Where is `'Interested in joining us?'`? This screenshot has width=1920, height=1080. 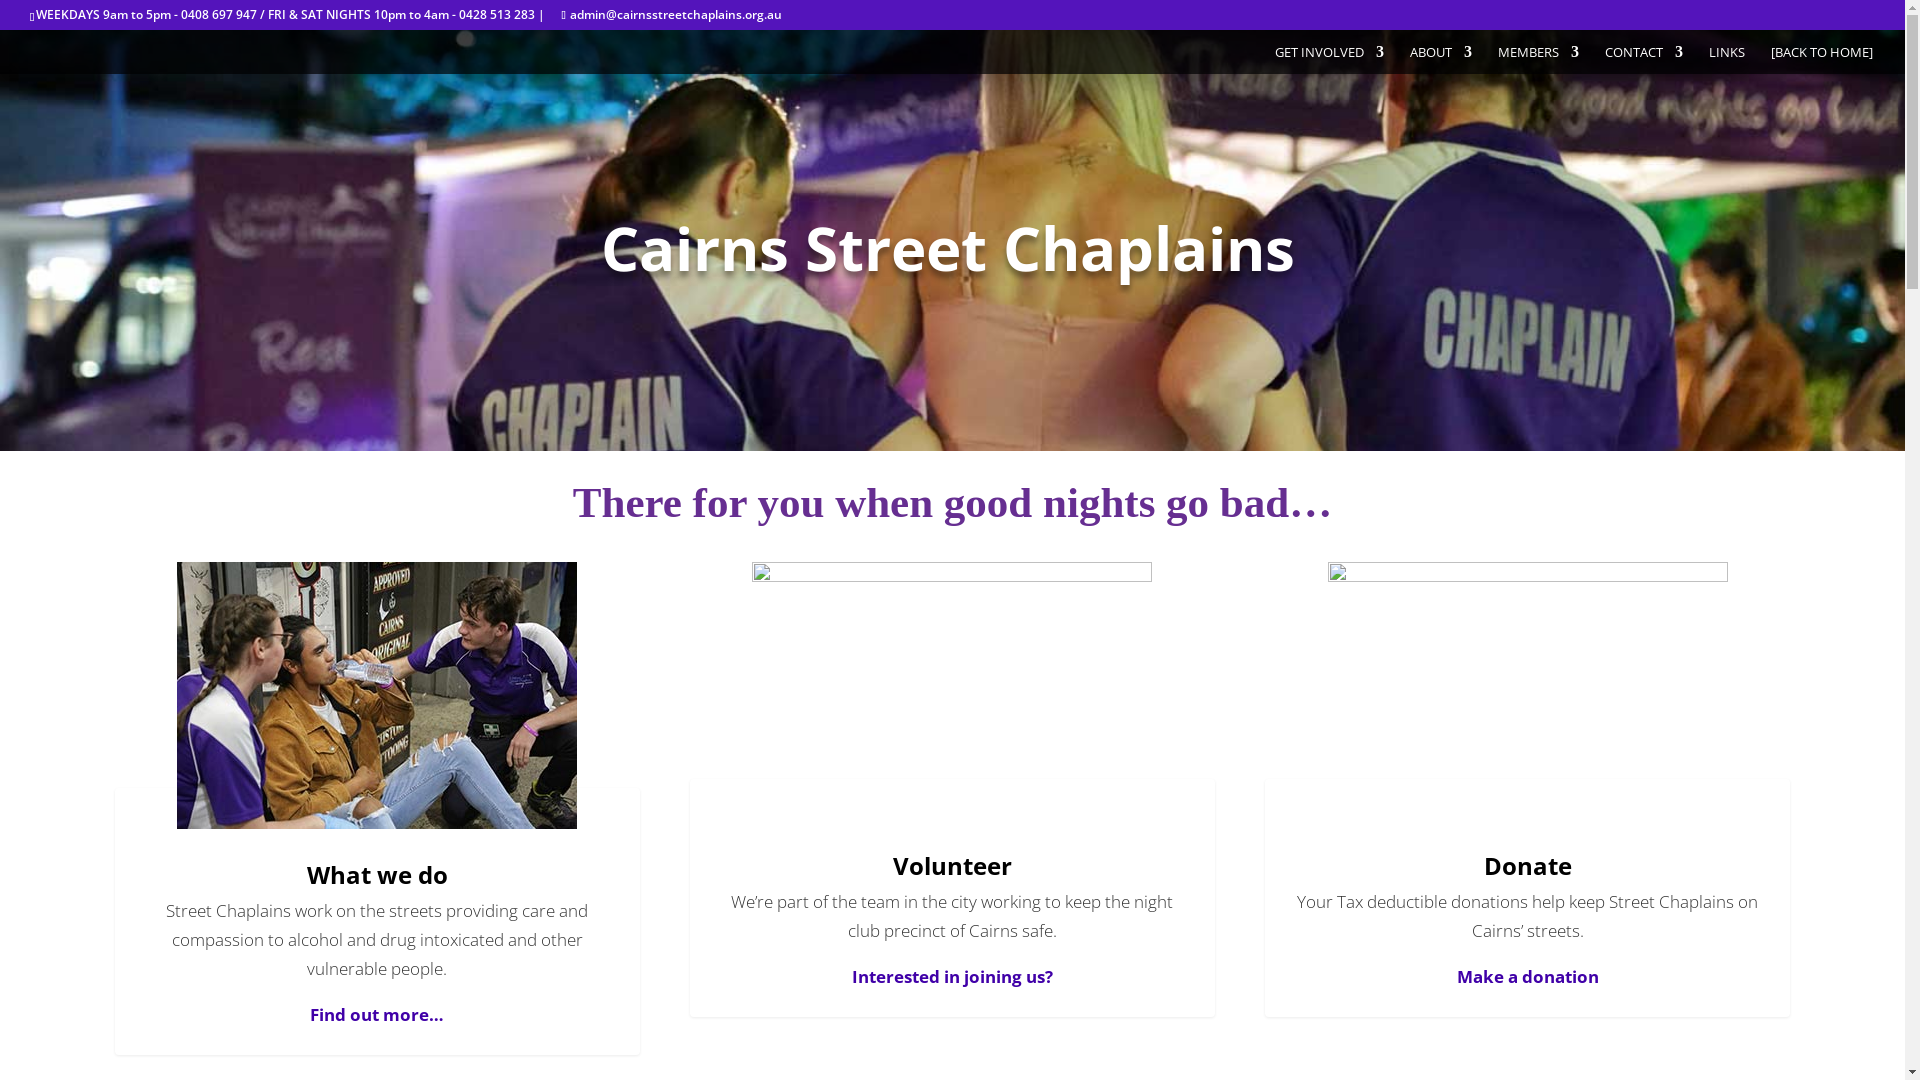 'Interested in joining us?' is located at coordinates (951, 975).